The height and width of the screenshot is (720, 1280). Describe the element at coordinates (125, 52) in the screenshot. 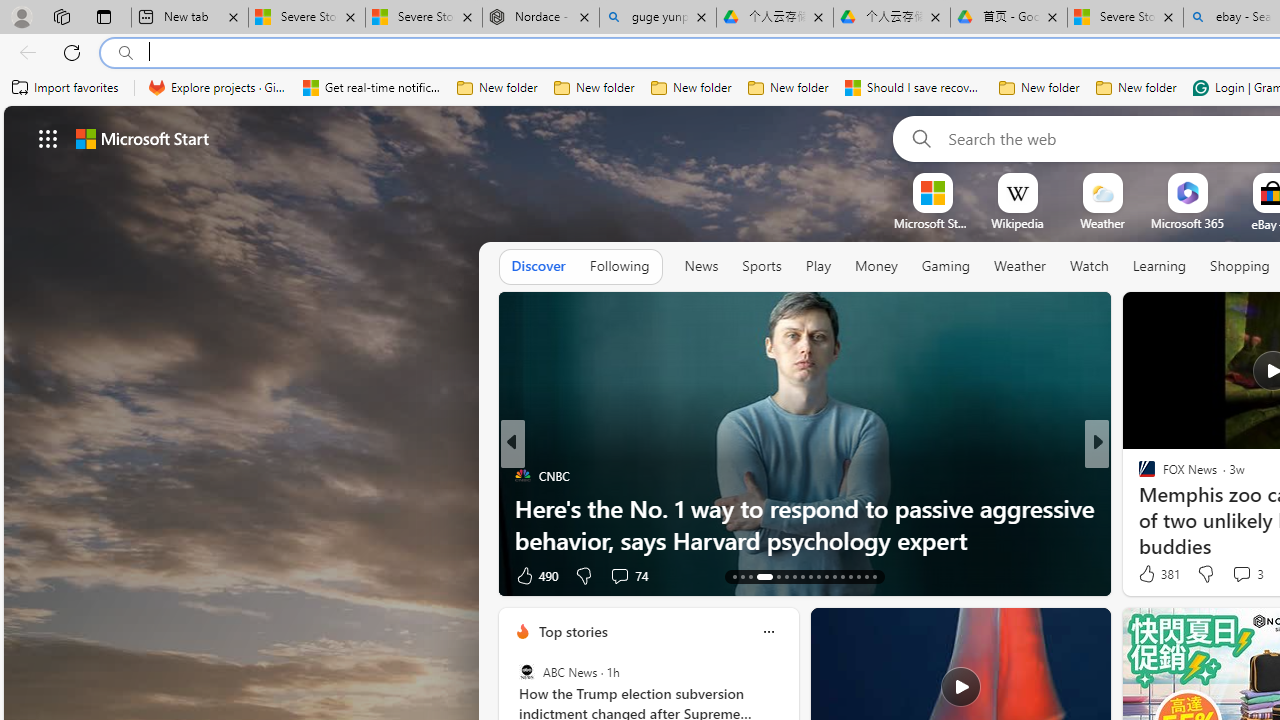

I see `'Search icon'` at that location.